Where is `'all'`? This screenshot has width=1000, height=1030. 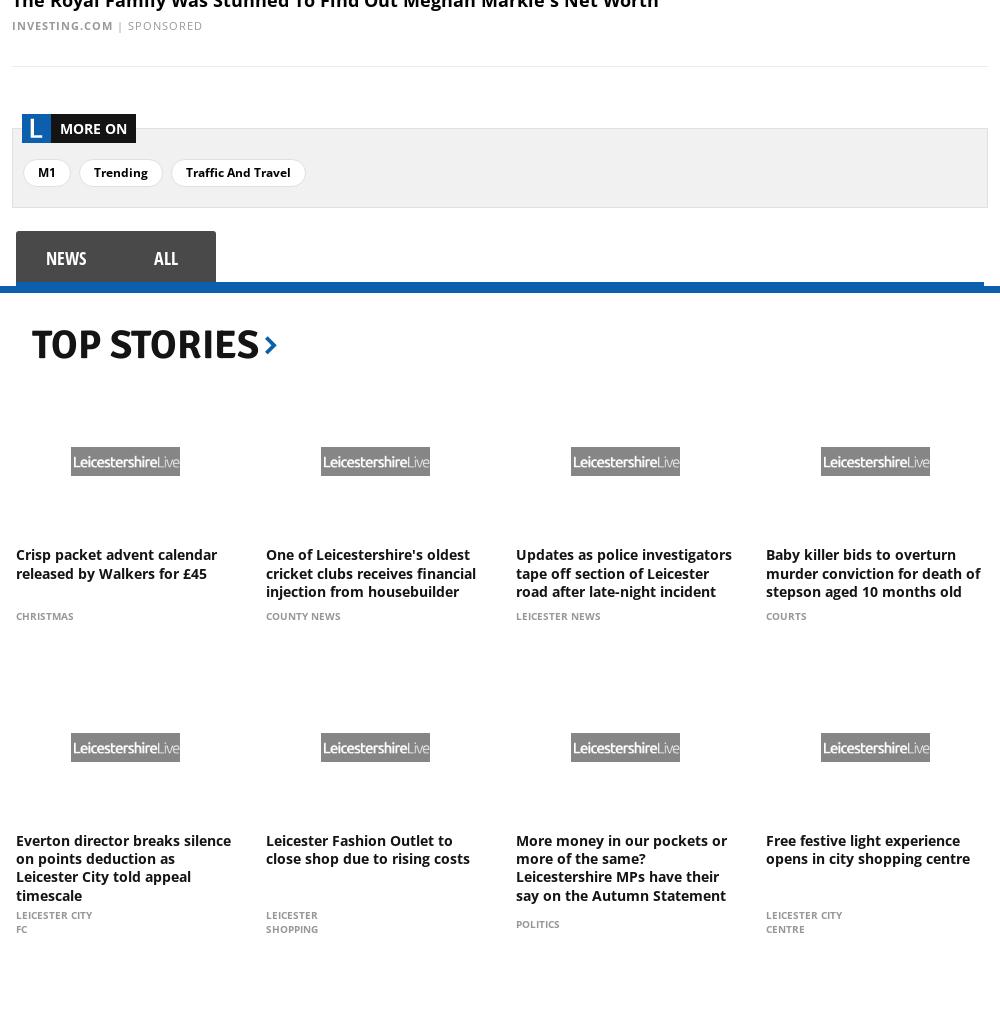
'all' is located at coordinates (154, 258).